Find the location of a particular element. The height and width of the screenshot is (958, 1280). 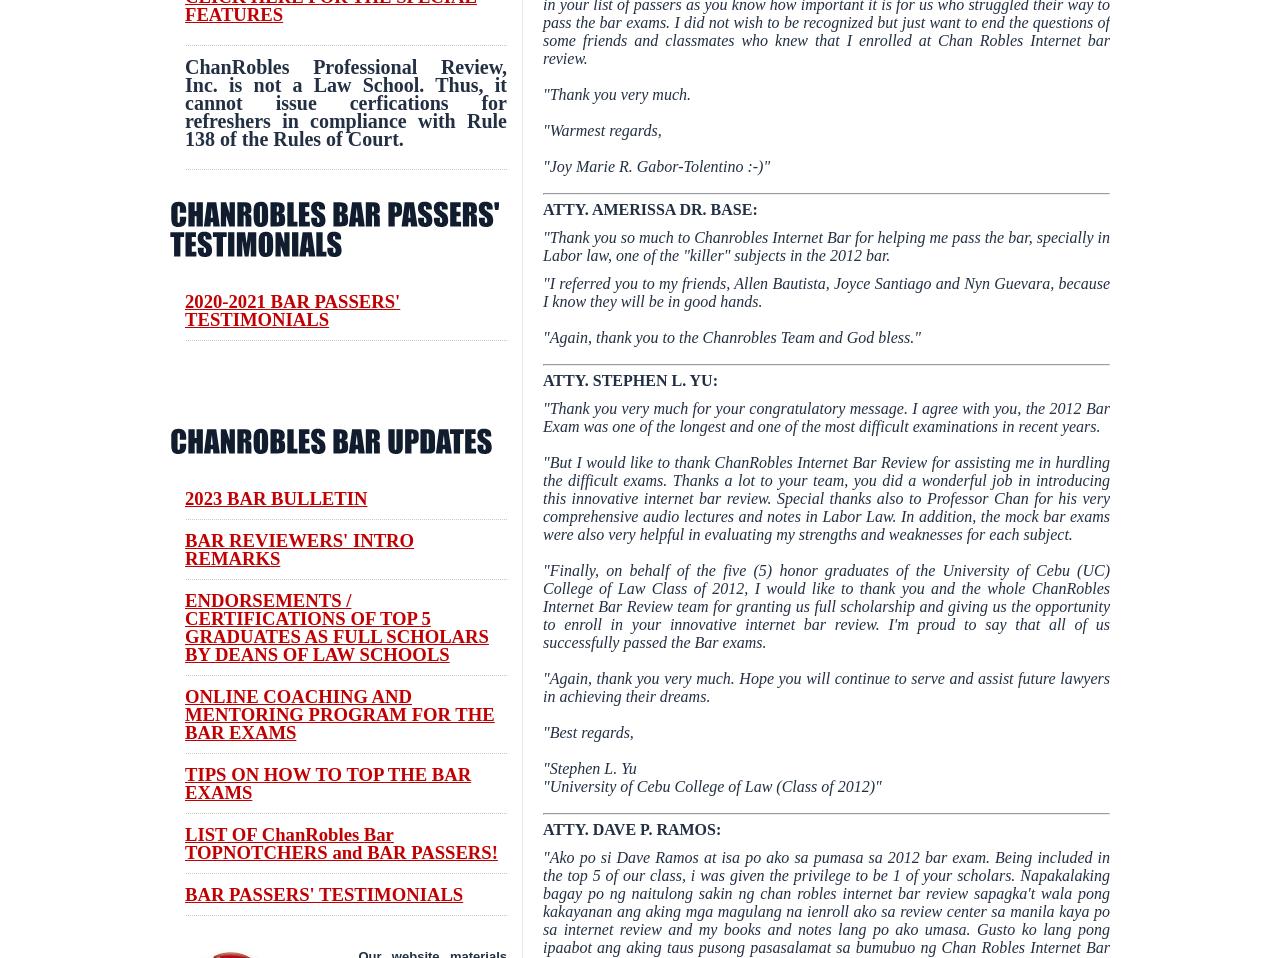

'ATTY. AMERISSA DR. BASE:' is located at coordinates (649, 208).